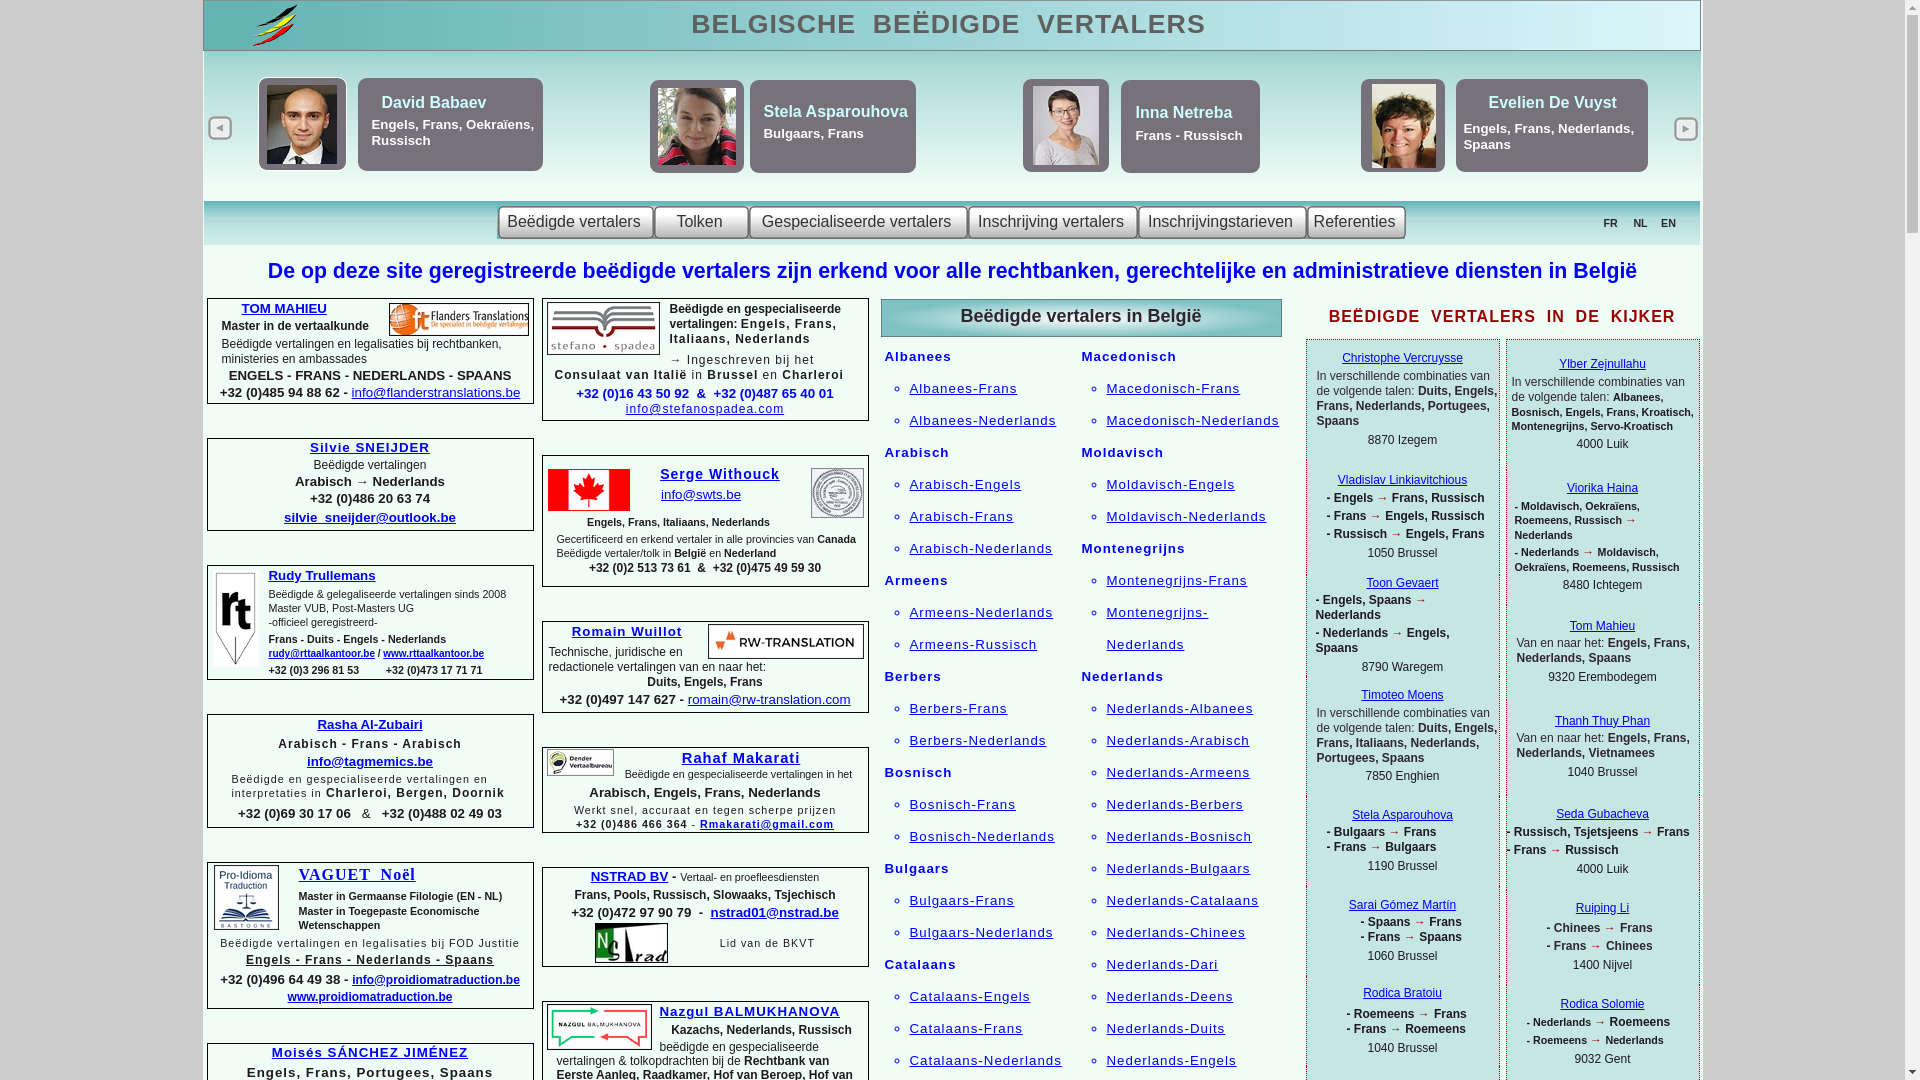  Describe the element at coordinates (982, 611) in the screenshot. I see `'Armeens-Nederlands'` at that location.